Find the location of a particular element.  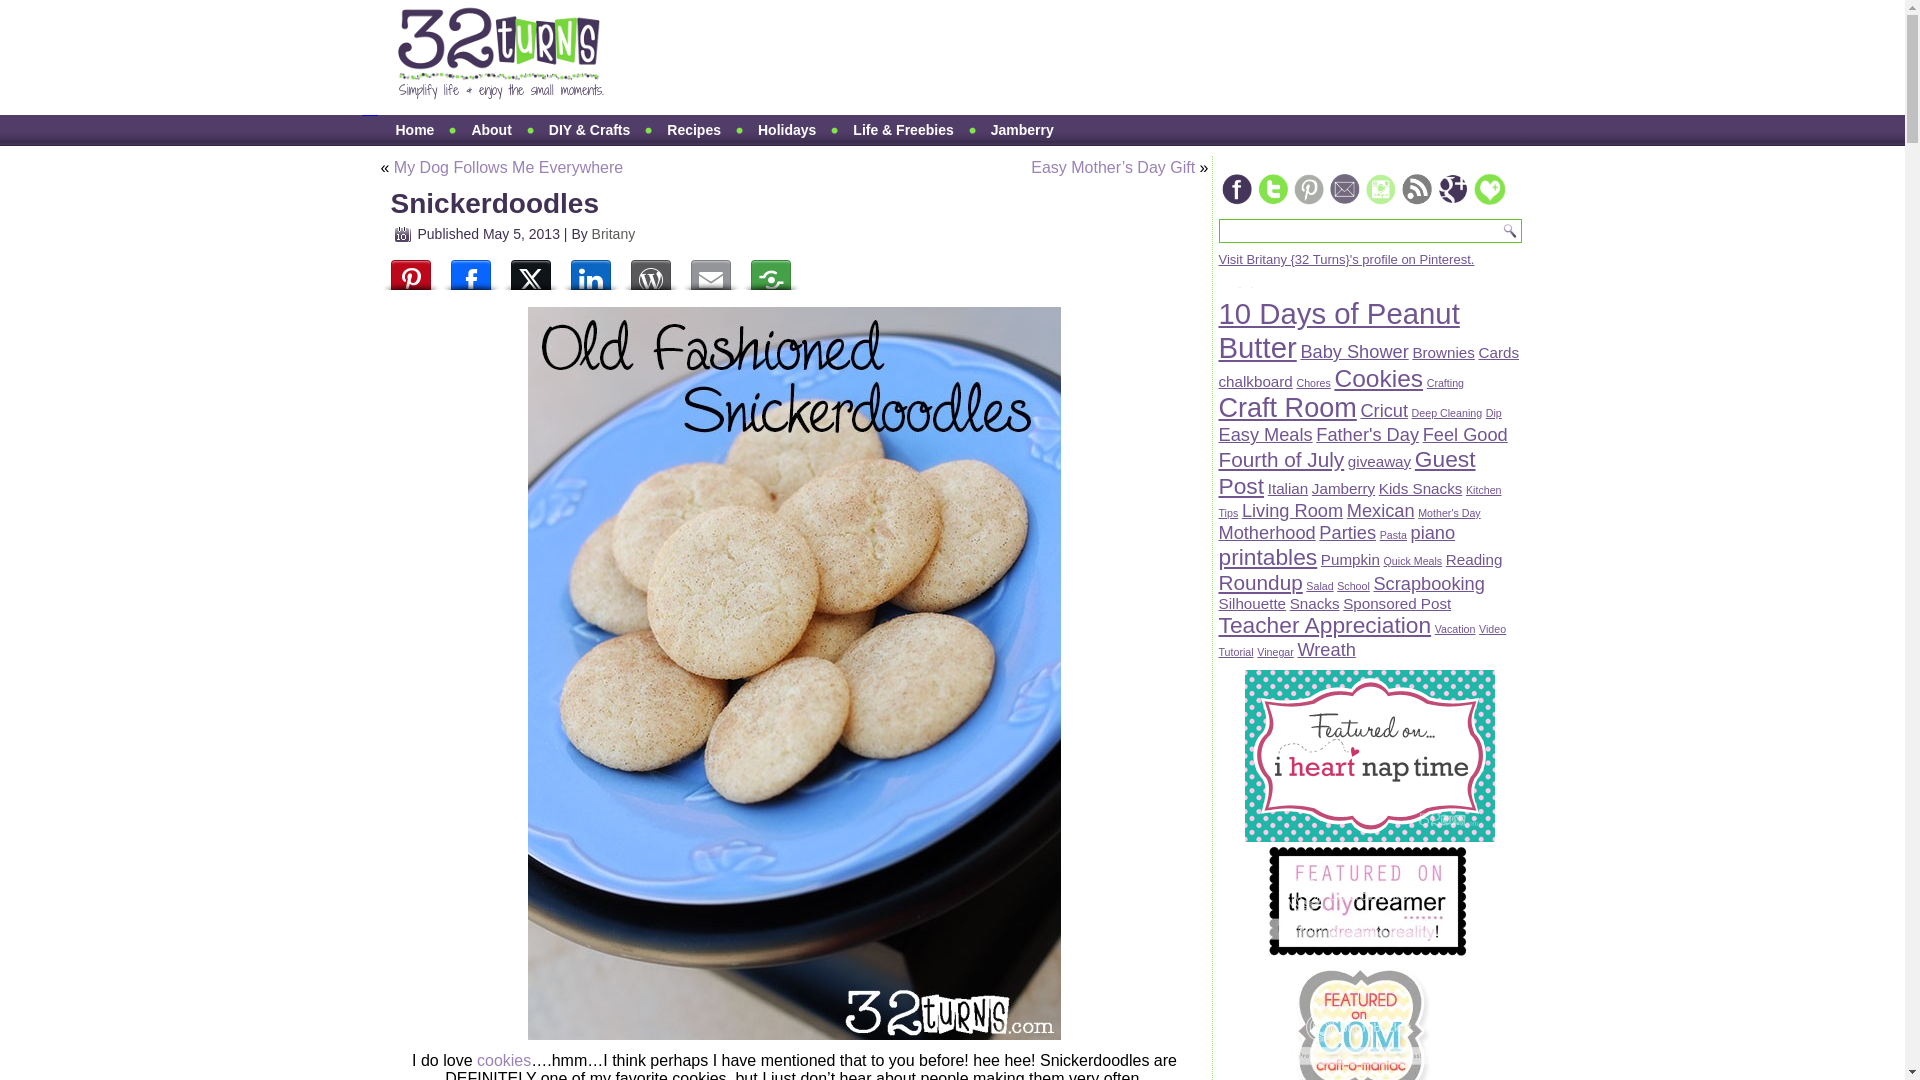

'Motherhood' is located at coordinates (1265, 531).